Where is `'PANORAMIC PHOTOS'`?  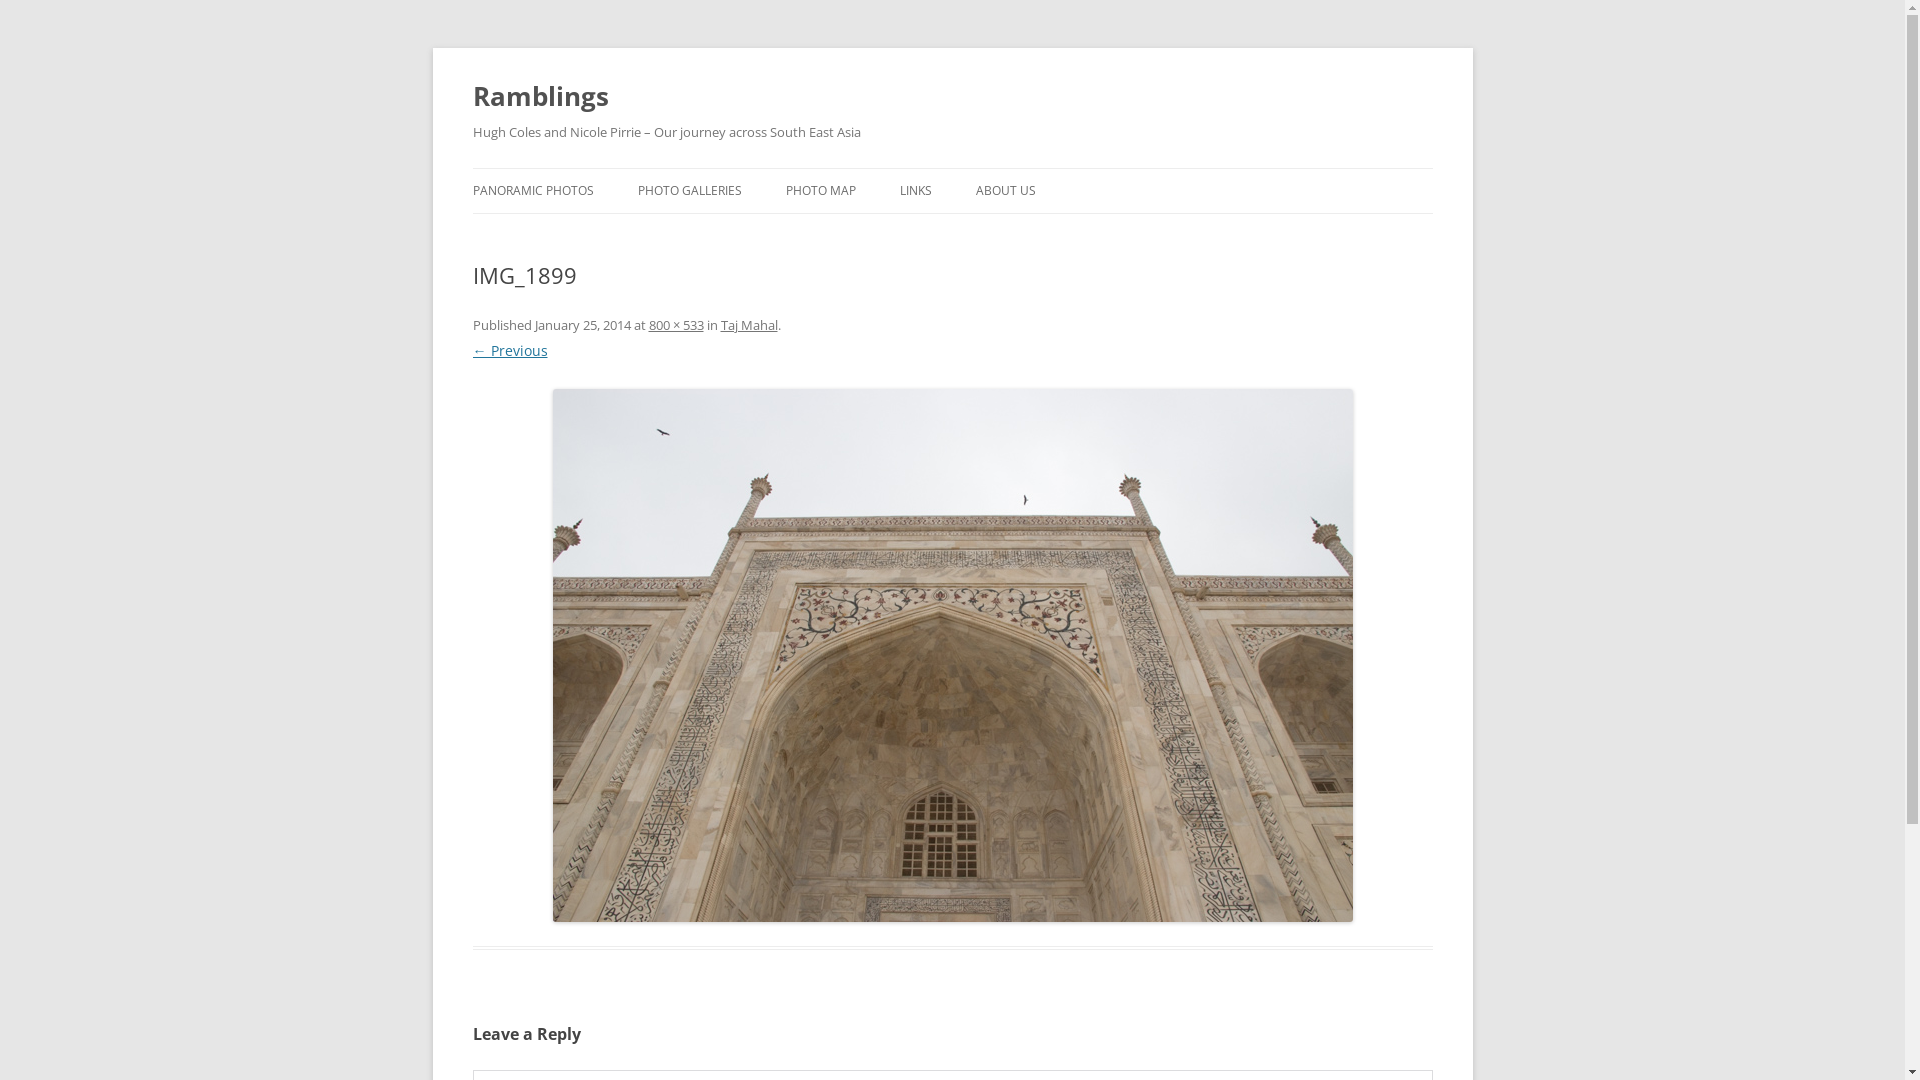
'PANORAMIC PHOTOS' is located at coordinates (470, 191).